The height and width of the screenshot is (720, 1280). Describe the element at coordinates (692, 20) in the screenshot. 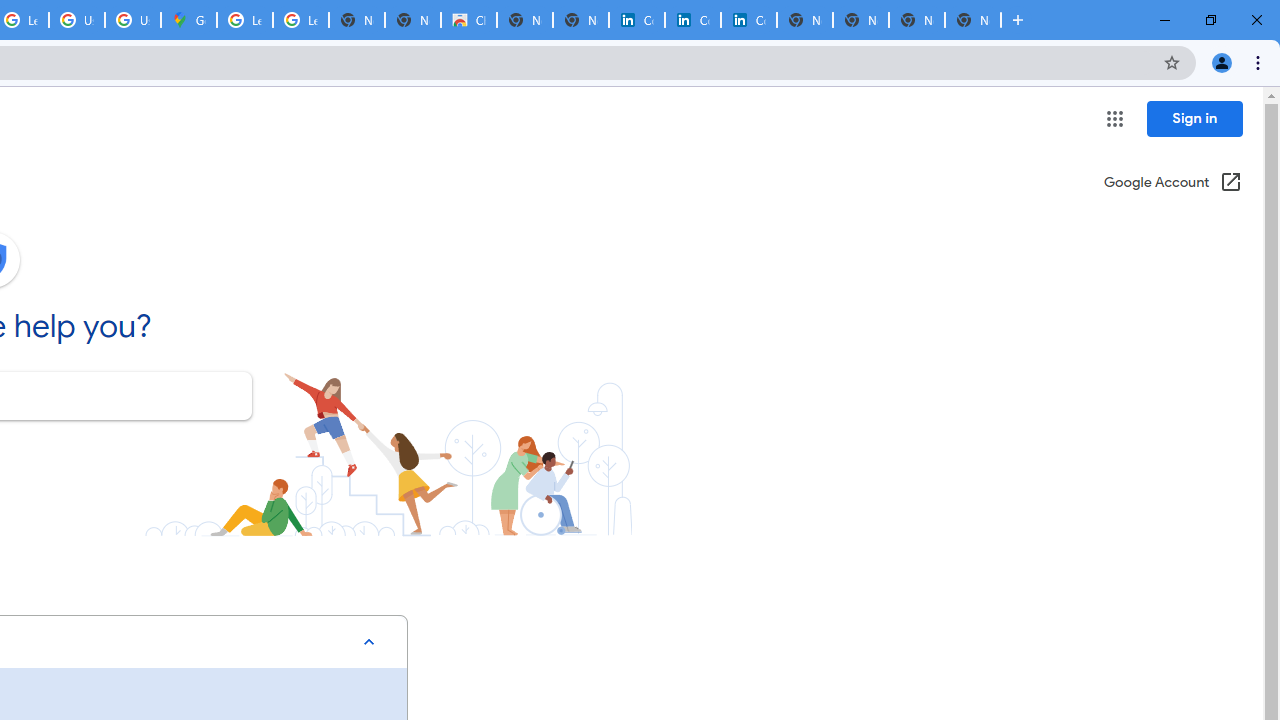

I see `'Cookie Policy | LinkedIn'` at that location.